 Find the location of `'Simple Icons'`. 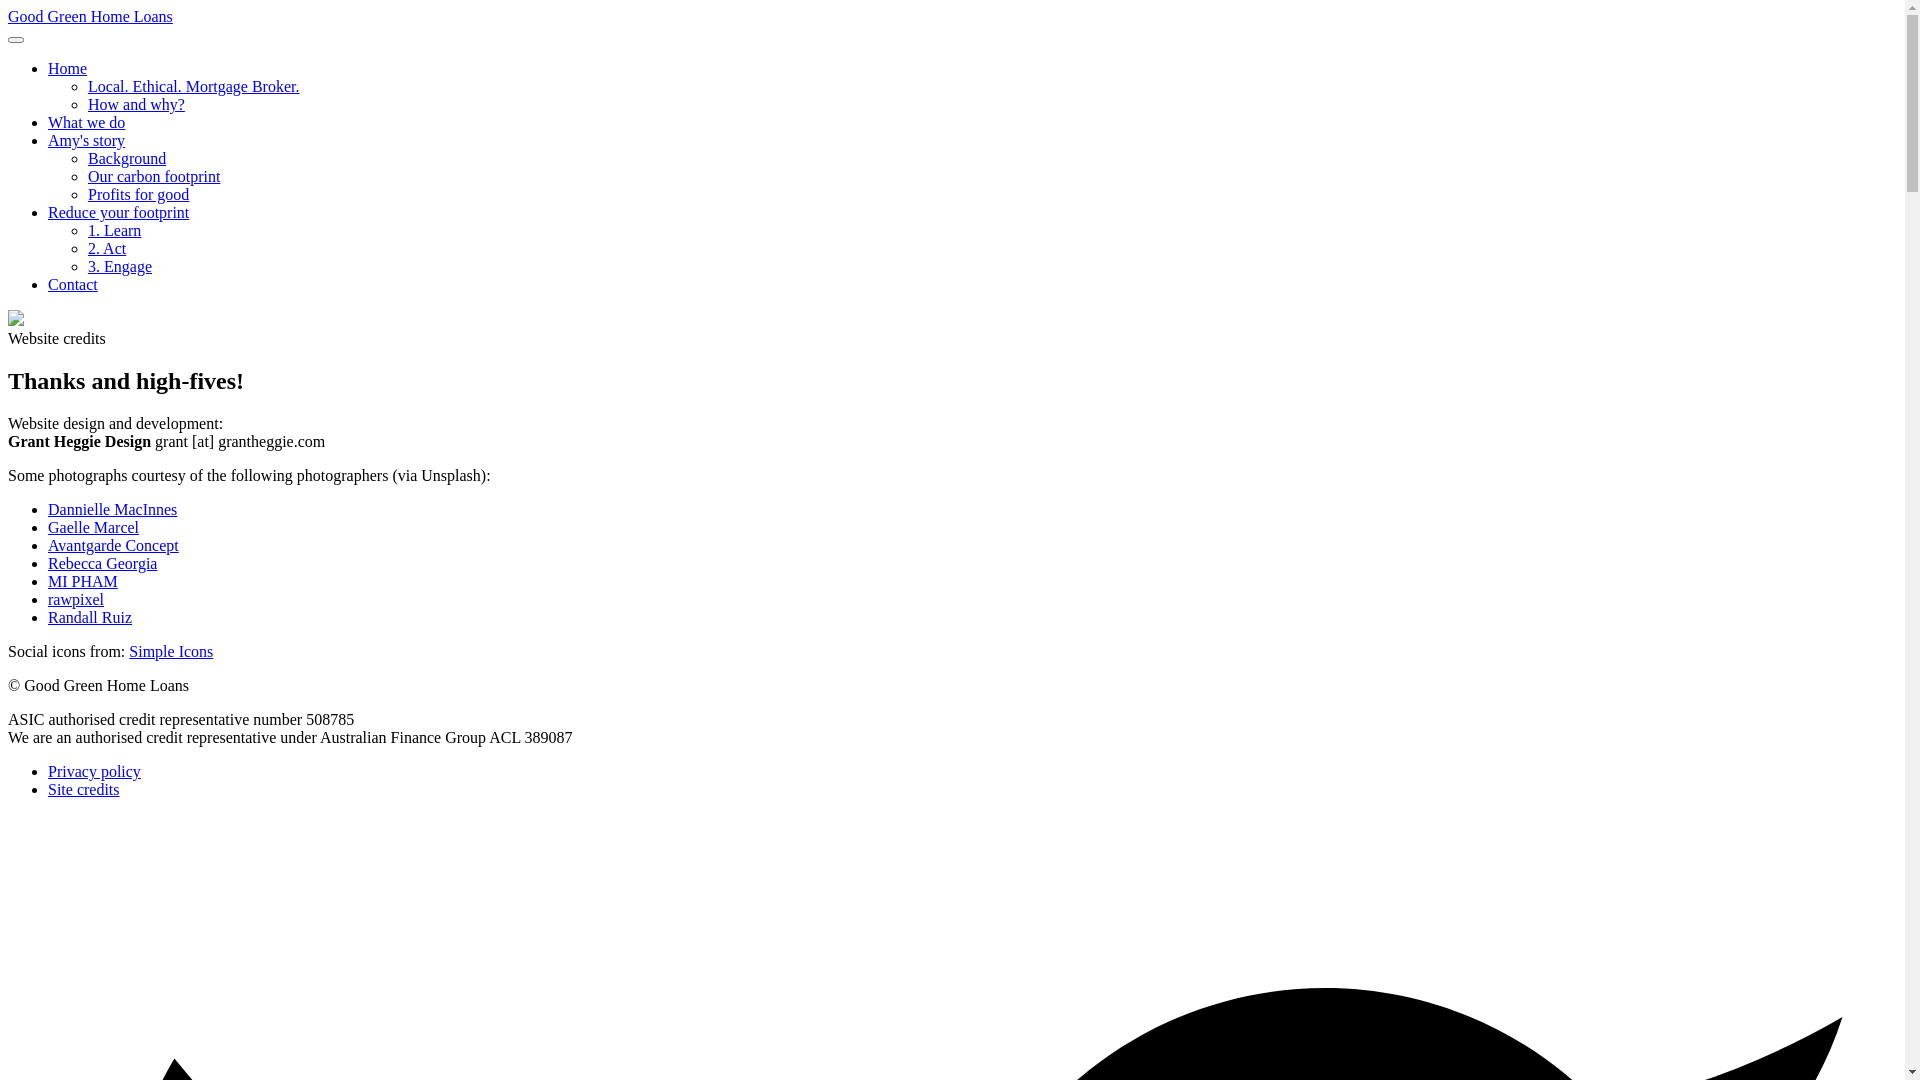

'Simple Icons' is located at coordinates (171, 651).